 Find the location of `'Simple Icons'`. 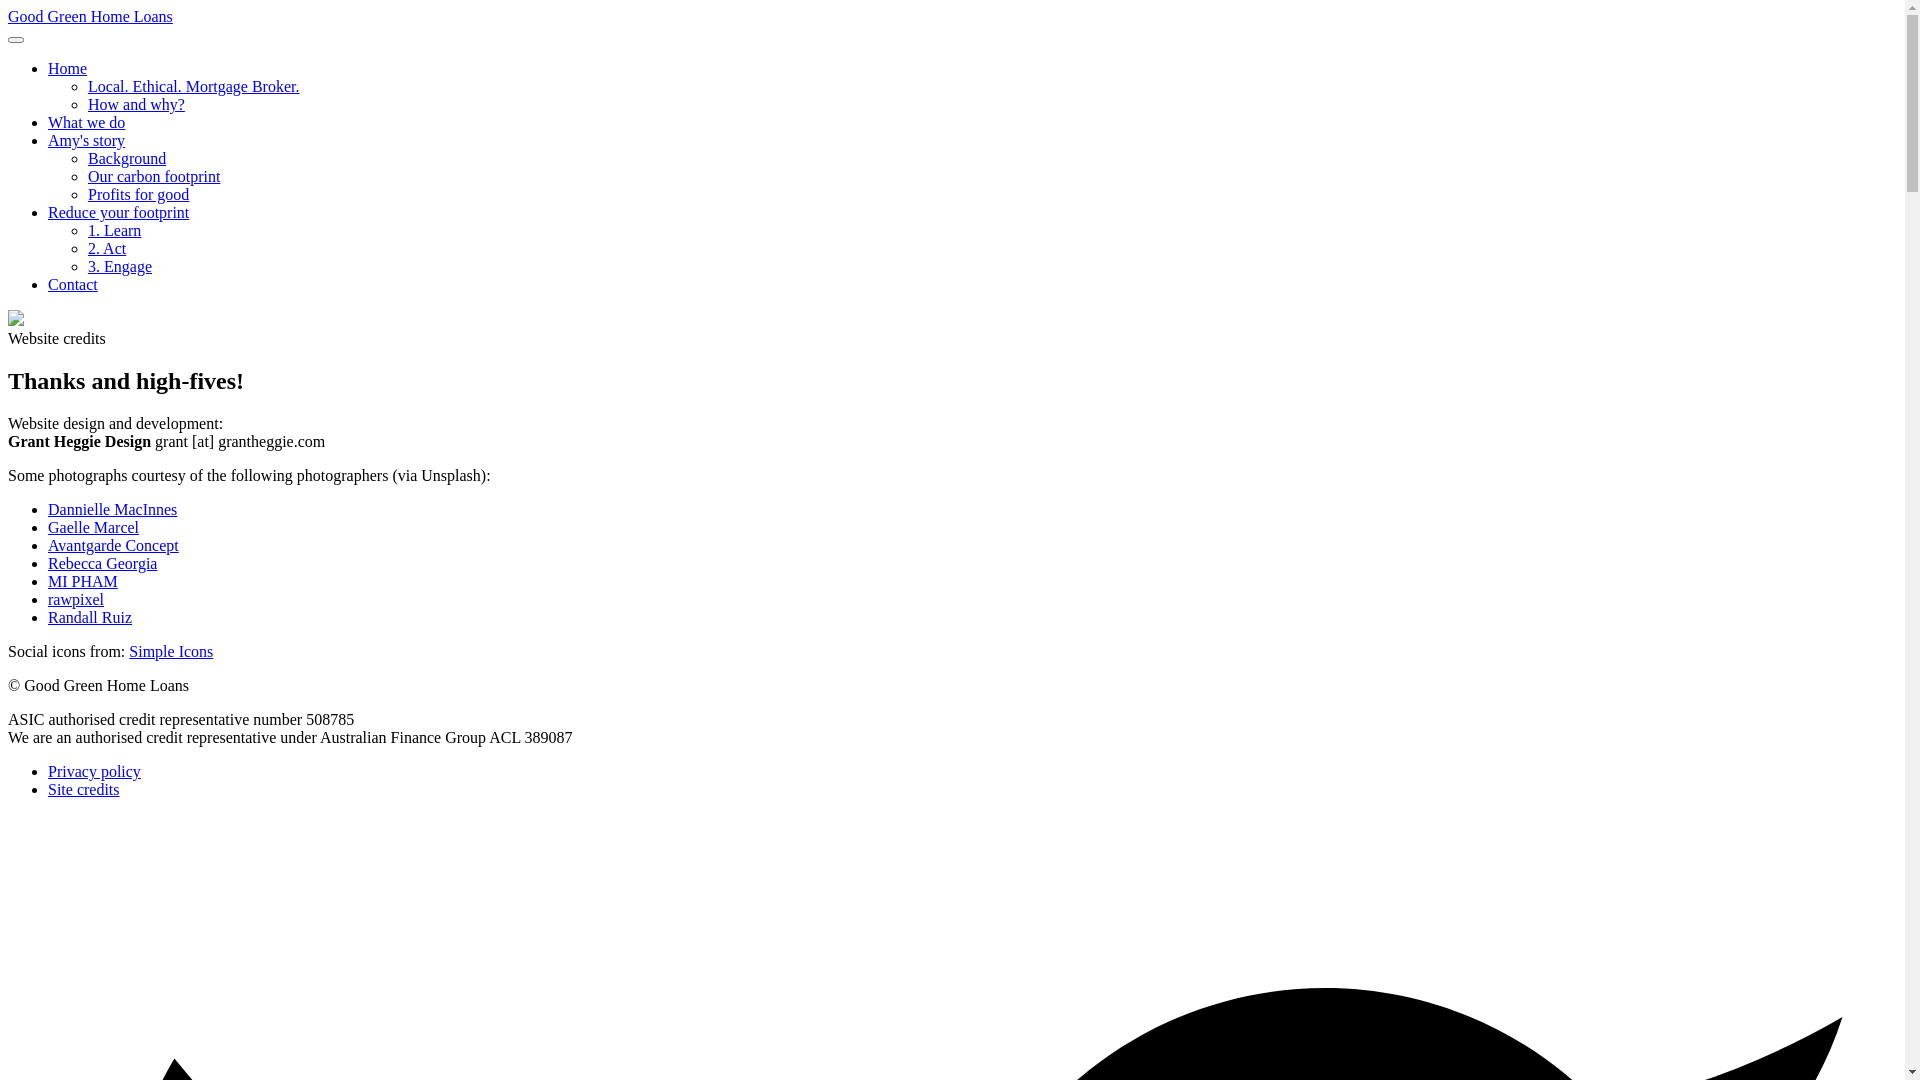

'Simple Icons' is located at coordinates (171, 651).